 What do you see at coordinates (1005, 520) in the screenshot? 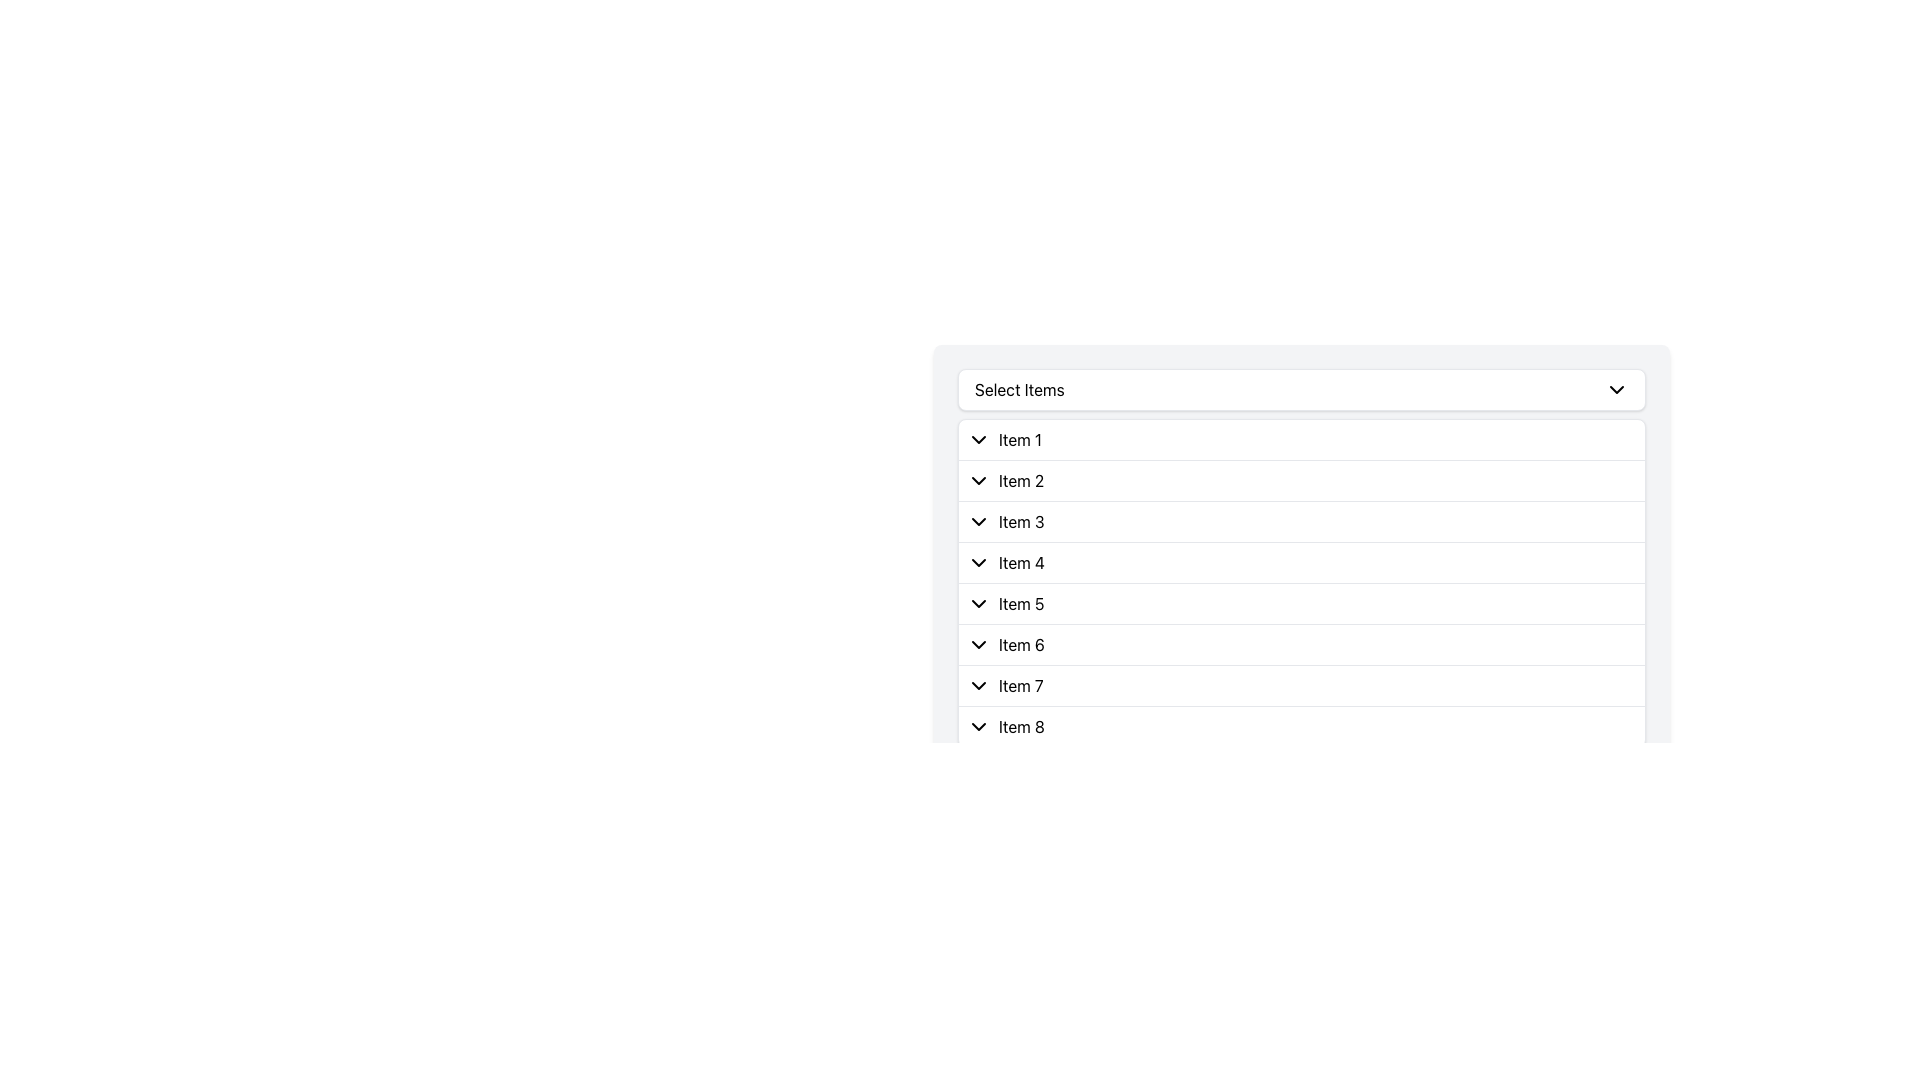
I see `the third list item in the dropdown menu` at bounding box center [1005, 520].